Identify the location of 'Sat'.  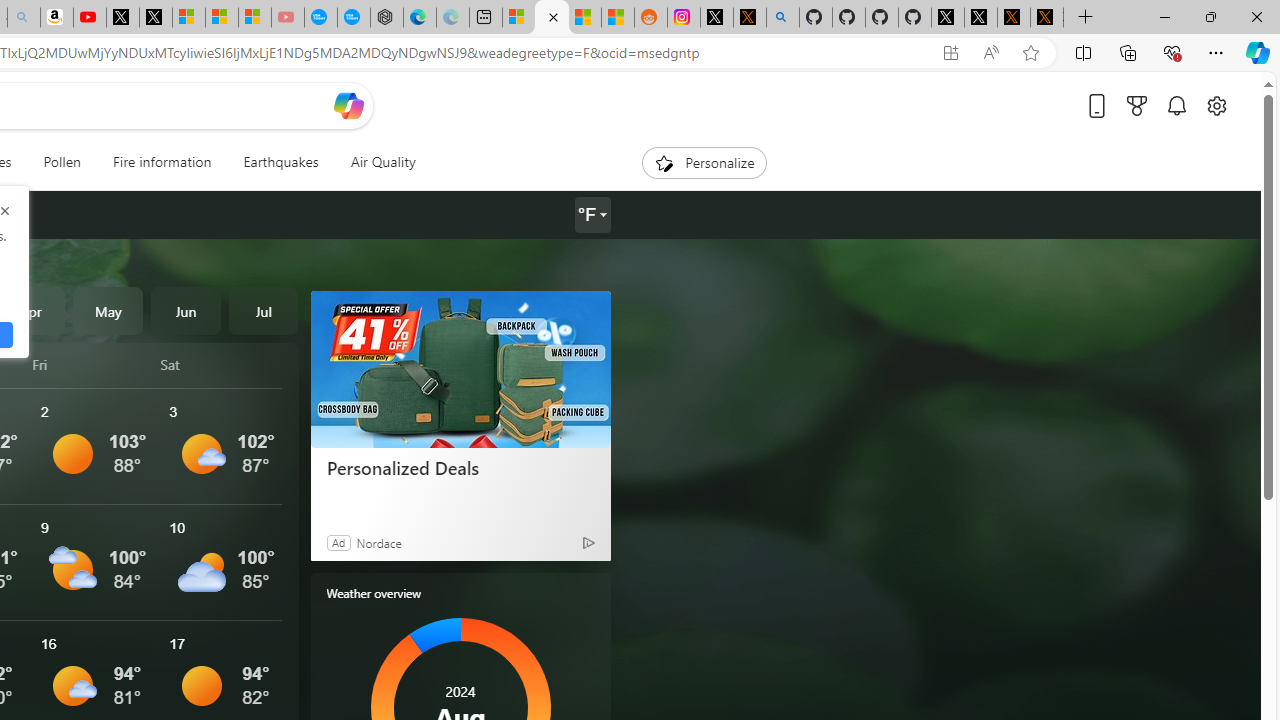
(221, 364).